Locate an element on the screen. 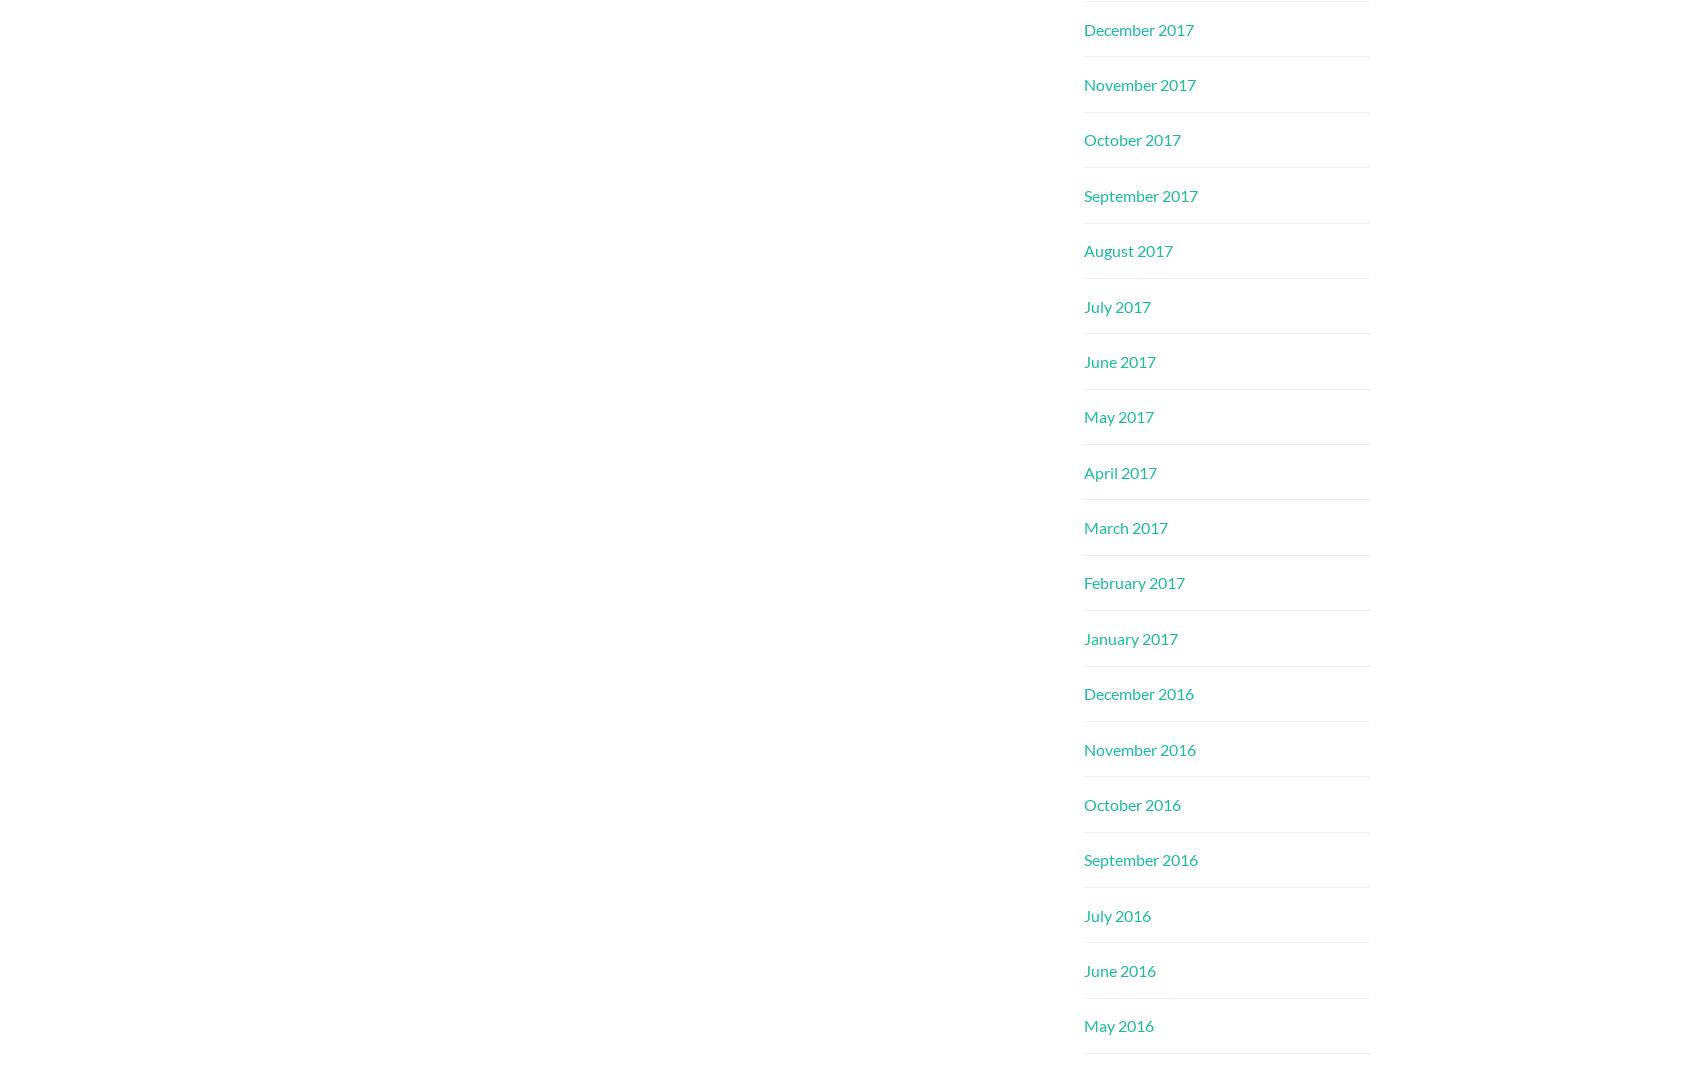 Image resolution: width=1700 pixels, height=1065 pixels. 'October 2016' is located at coordinates (1132, 803).